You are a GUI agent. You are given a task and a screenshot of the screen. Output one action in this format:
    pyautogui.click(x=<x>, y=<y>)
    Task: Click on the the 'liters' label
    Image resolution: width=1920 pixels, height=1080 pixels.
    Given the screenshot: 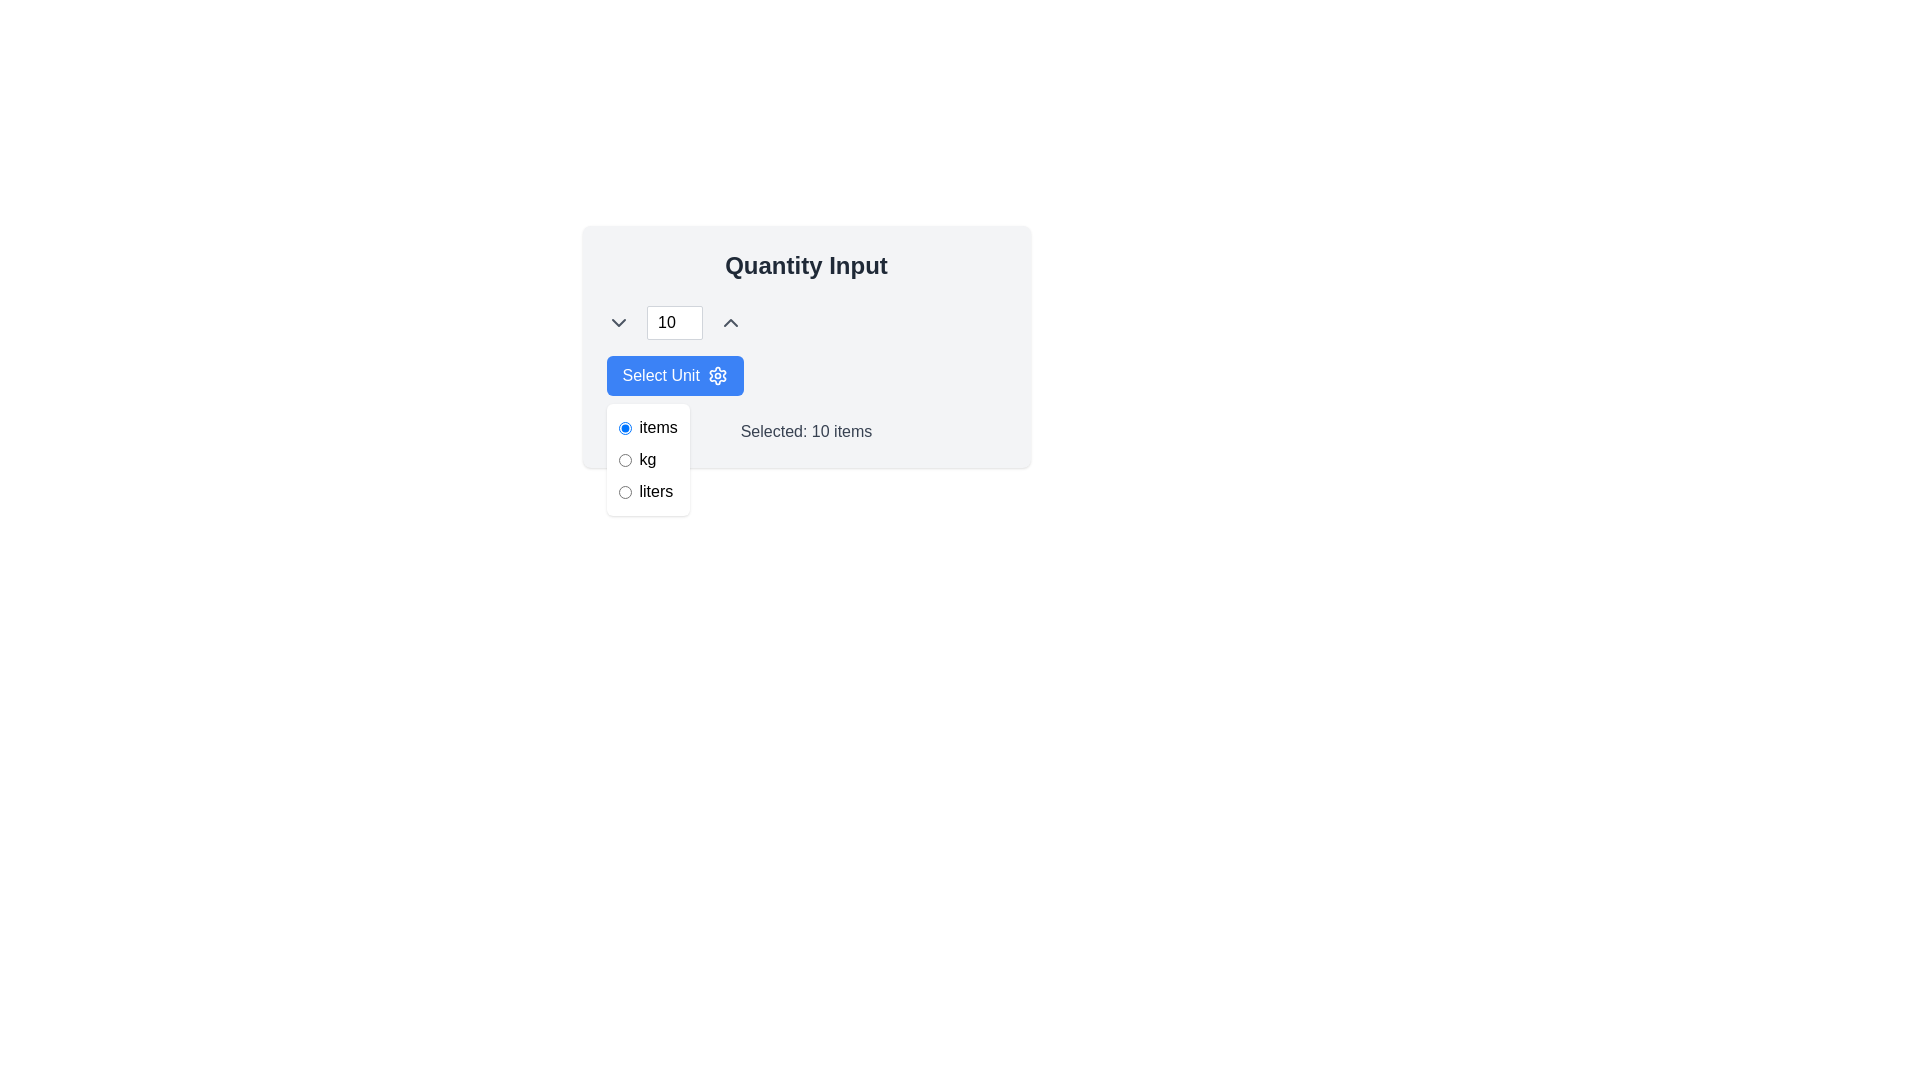 What is the action you would take?
    pyautogui.click(x=656, y=492)
    